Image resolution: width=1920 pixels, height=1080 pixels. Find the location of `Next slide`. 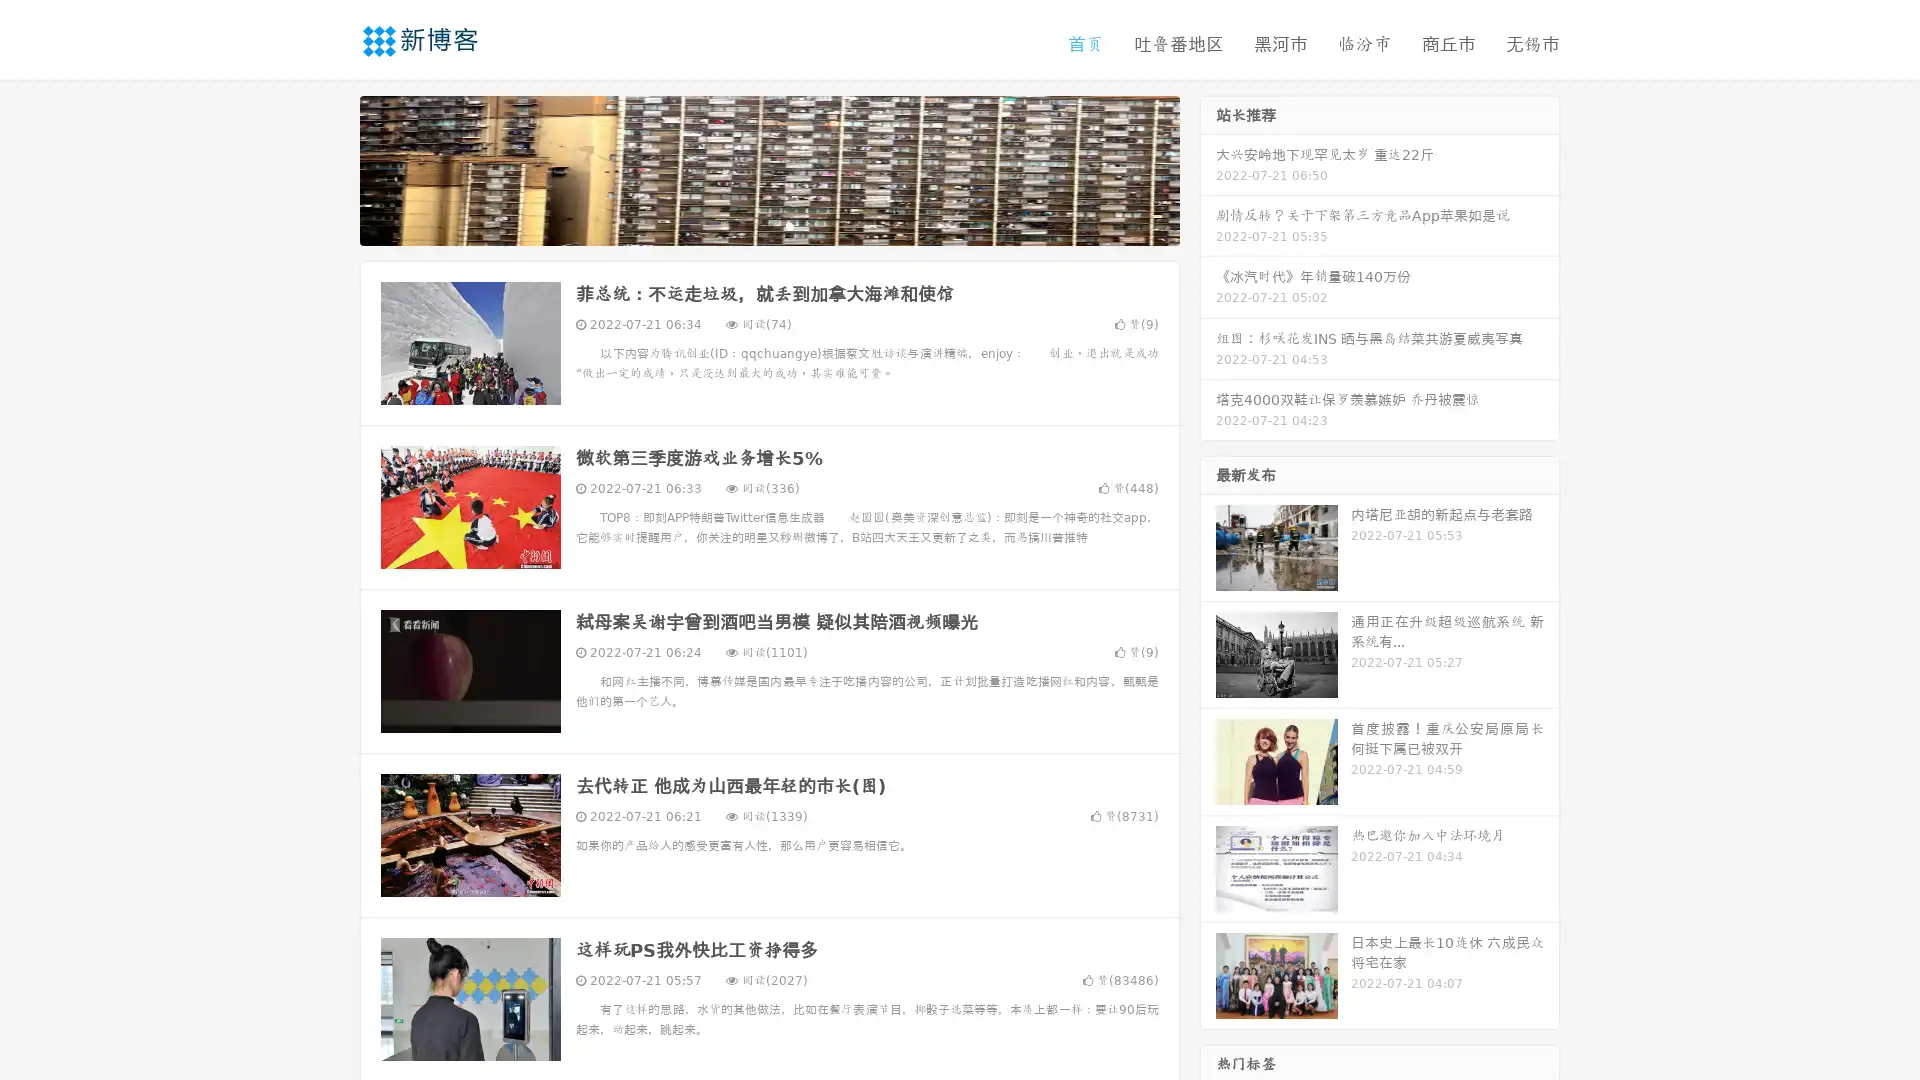

Next slide is located at coordinates (1208, 168).